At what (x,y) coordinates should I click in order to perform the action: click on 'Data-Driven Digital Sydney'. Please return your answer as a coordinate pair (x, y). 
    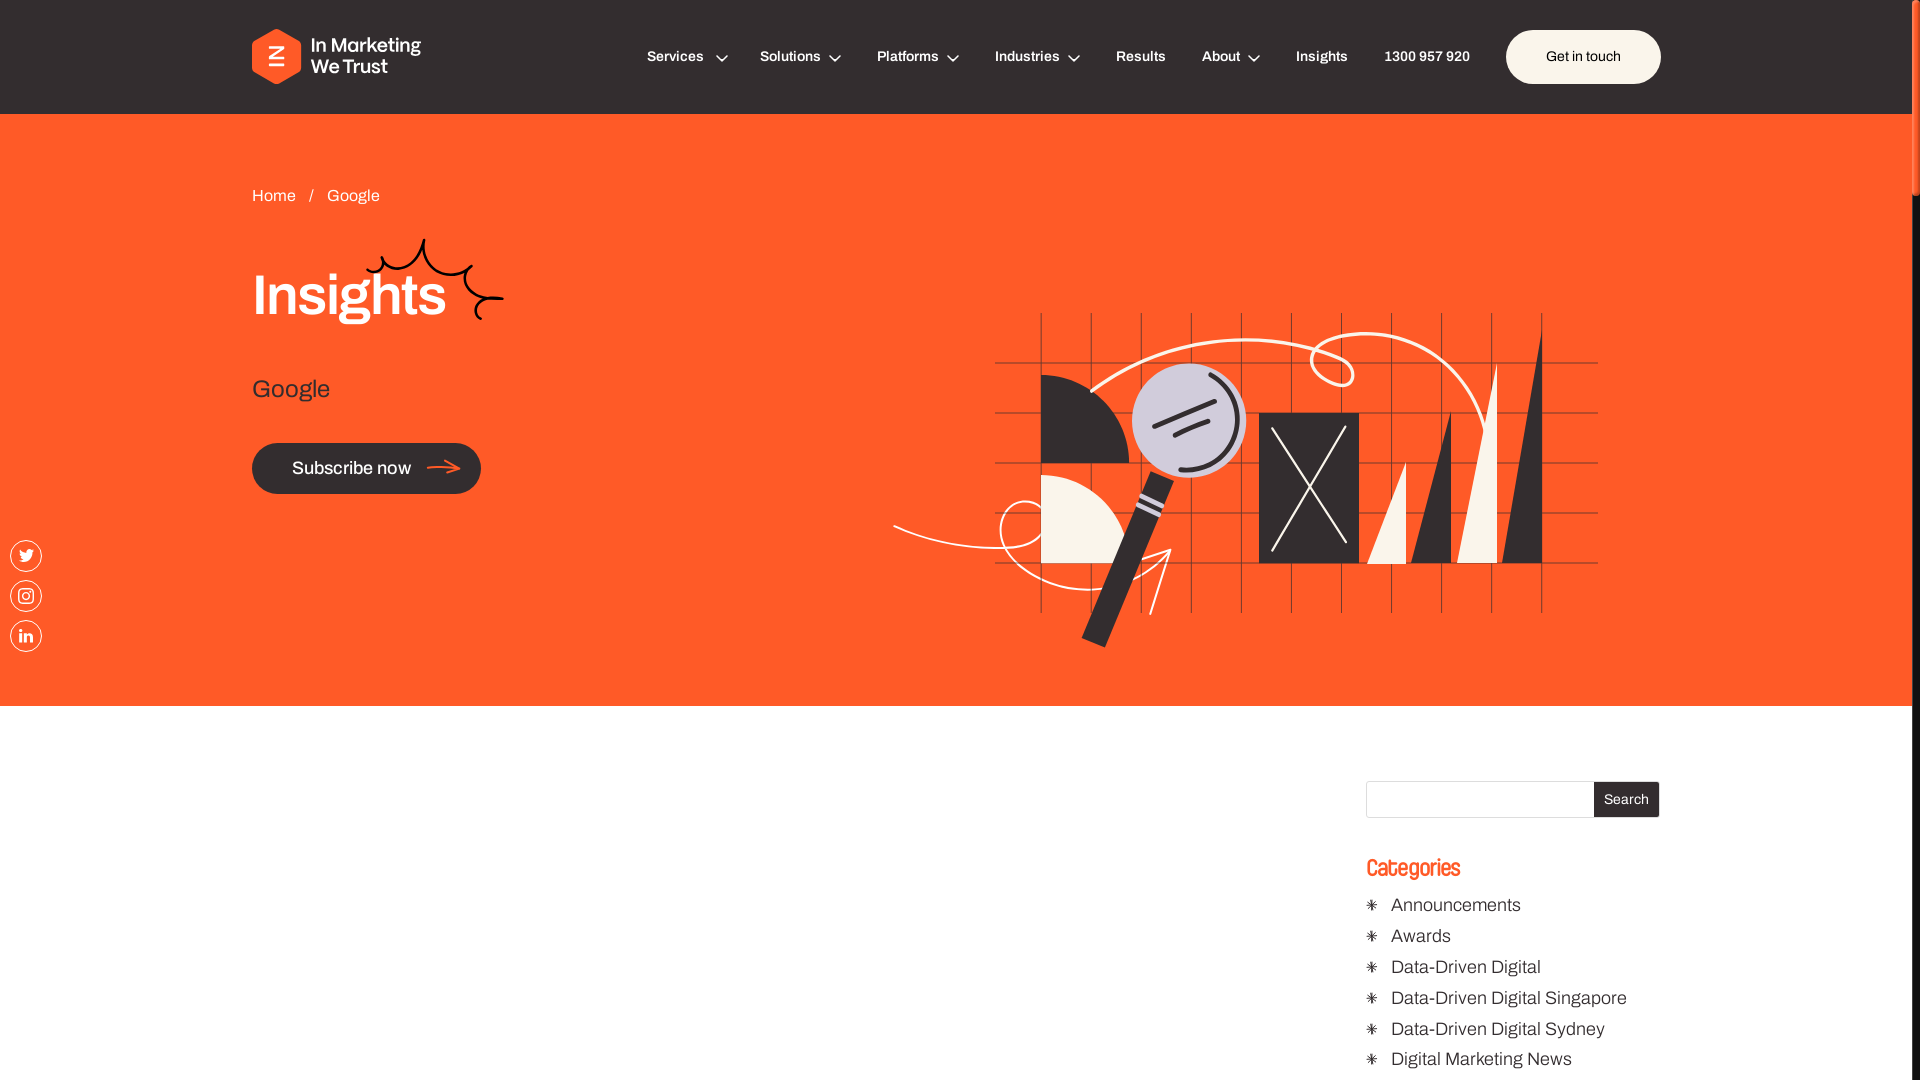
    Looking at the image, I should click on (1390, 1029).